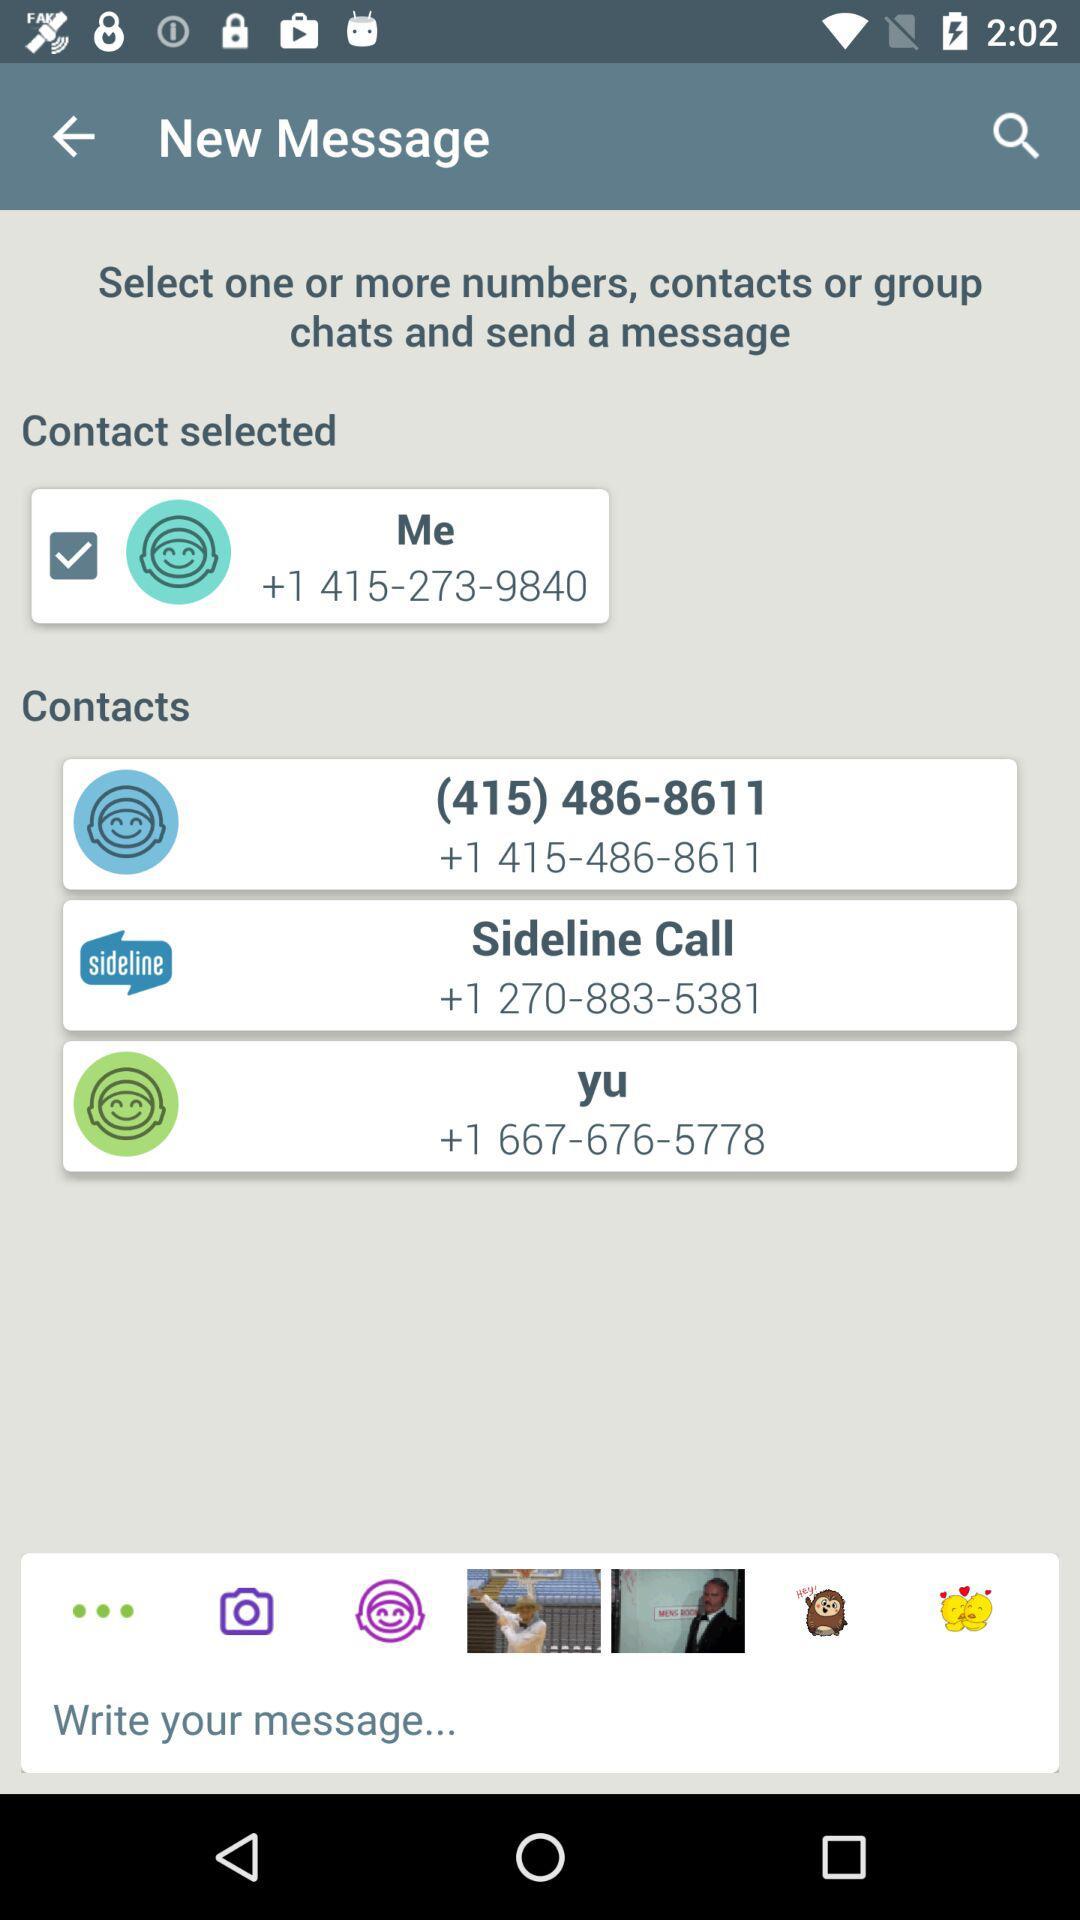  Describe the element at coordinates (964, 1611) in the screenshot. I see `emoji love` at that location.